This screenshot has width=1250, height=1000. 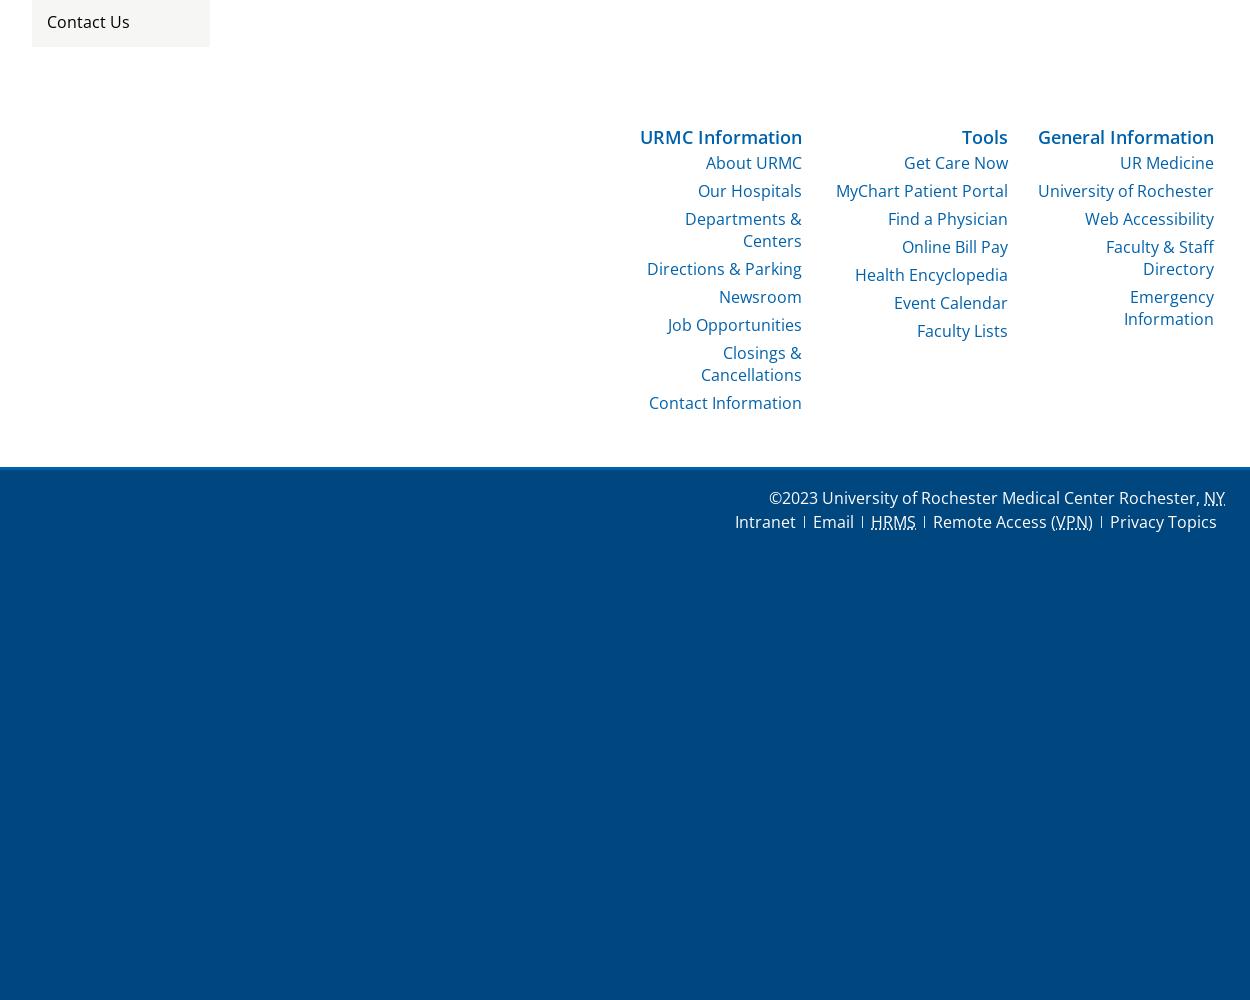 What do you see at coordinates (697, 189) in the screenshot?
I see `'Our Hospitals'` at bounding box center [697, 189].